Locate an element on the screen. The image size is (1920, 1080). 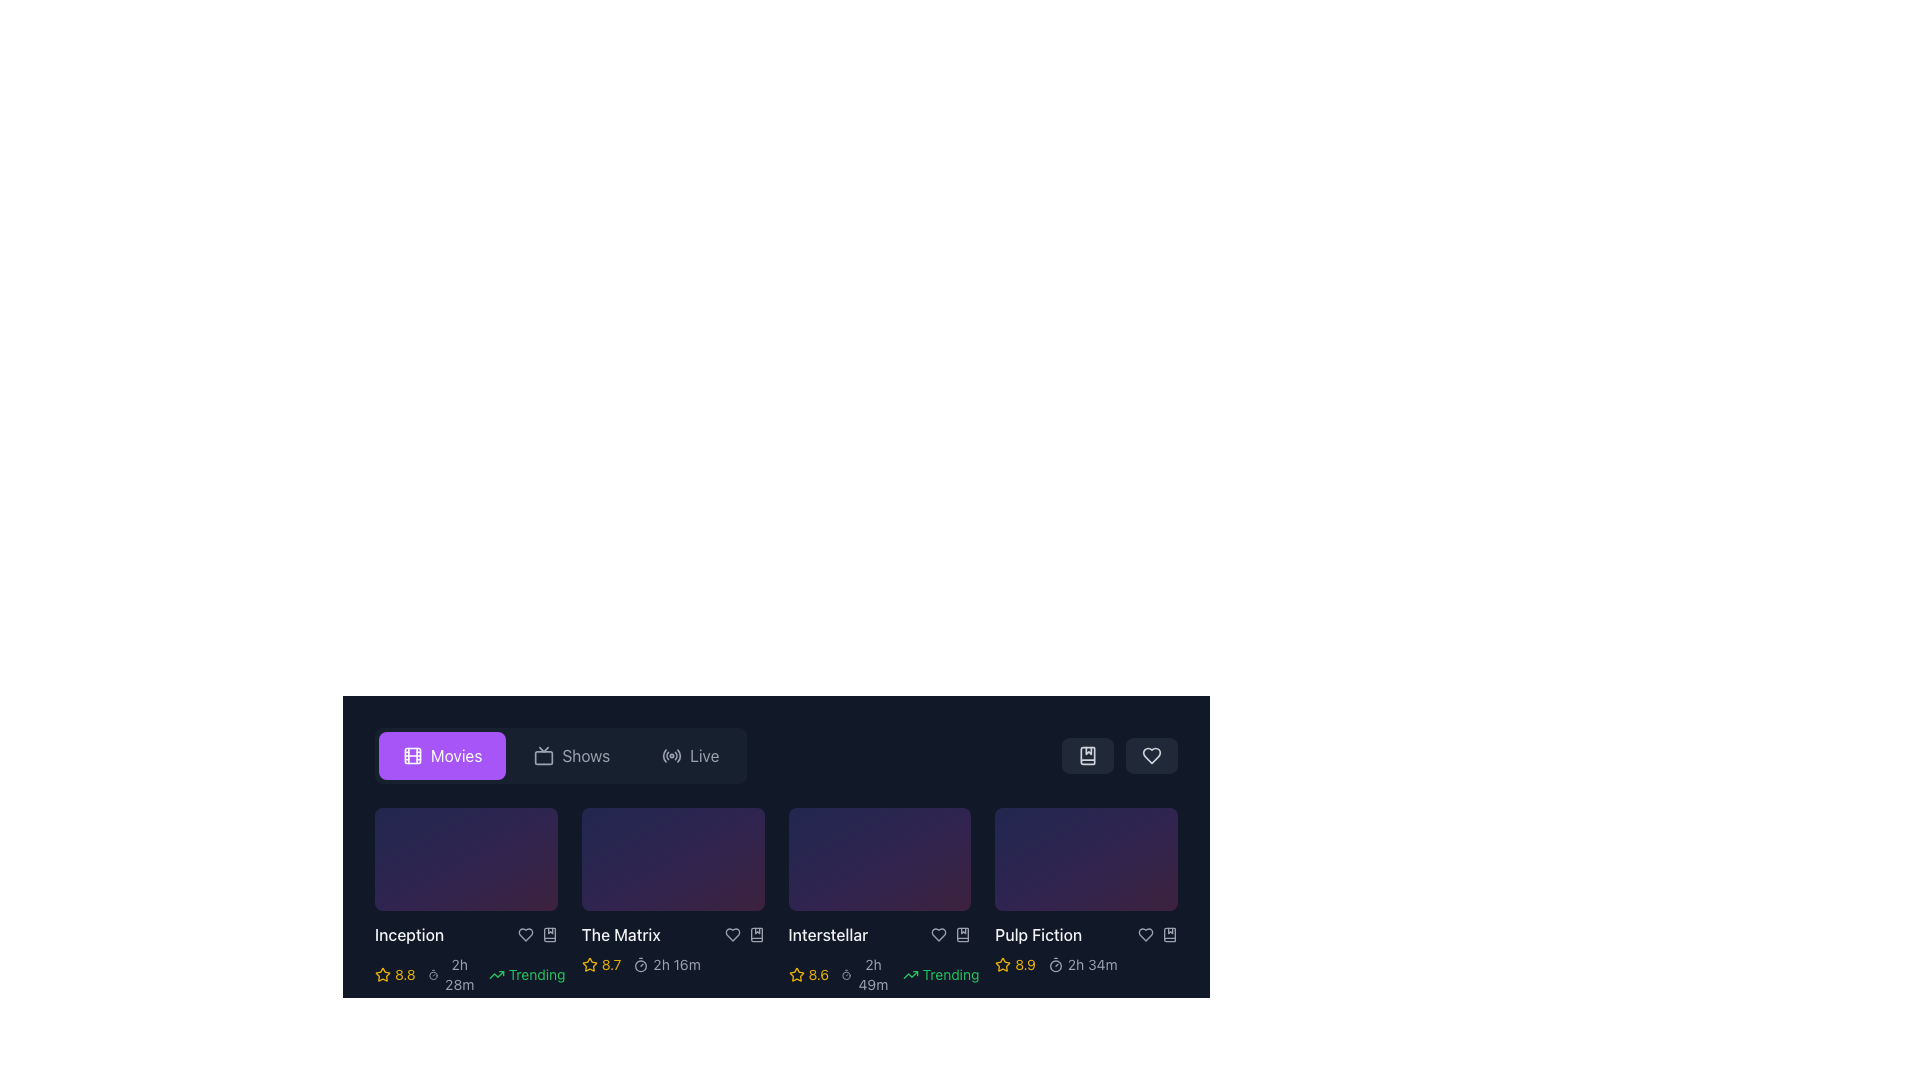
the visual appearance of the trending upward arrow icon, which is styled in a minimalistic way and located next to the text 'Trending' is located at coordinates (909, 973).